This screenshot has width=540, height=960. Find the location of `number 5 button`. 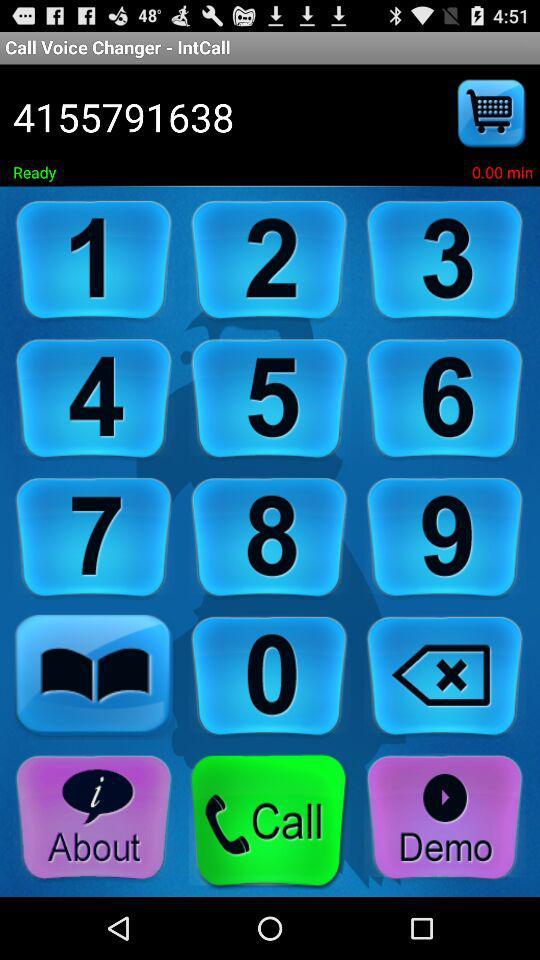

number 5 button is located at coordinates (269, 398).